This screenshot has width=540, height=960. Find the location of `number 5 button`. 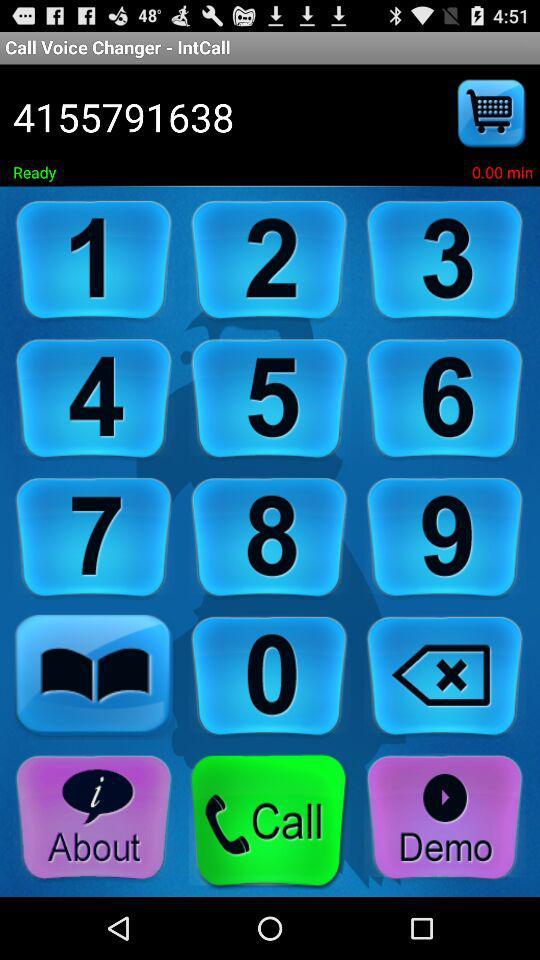

number 5 button is located at coordinates (269, 398).